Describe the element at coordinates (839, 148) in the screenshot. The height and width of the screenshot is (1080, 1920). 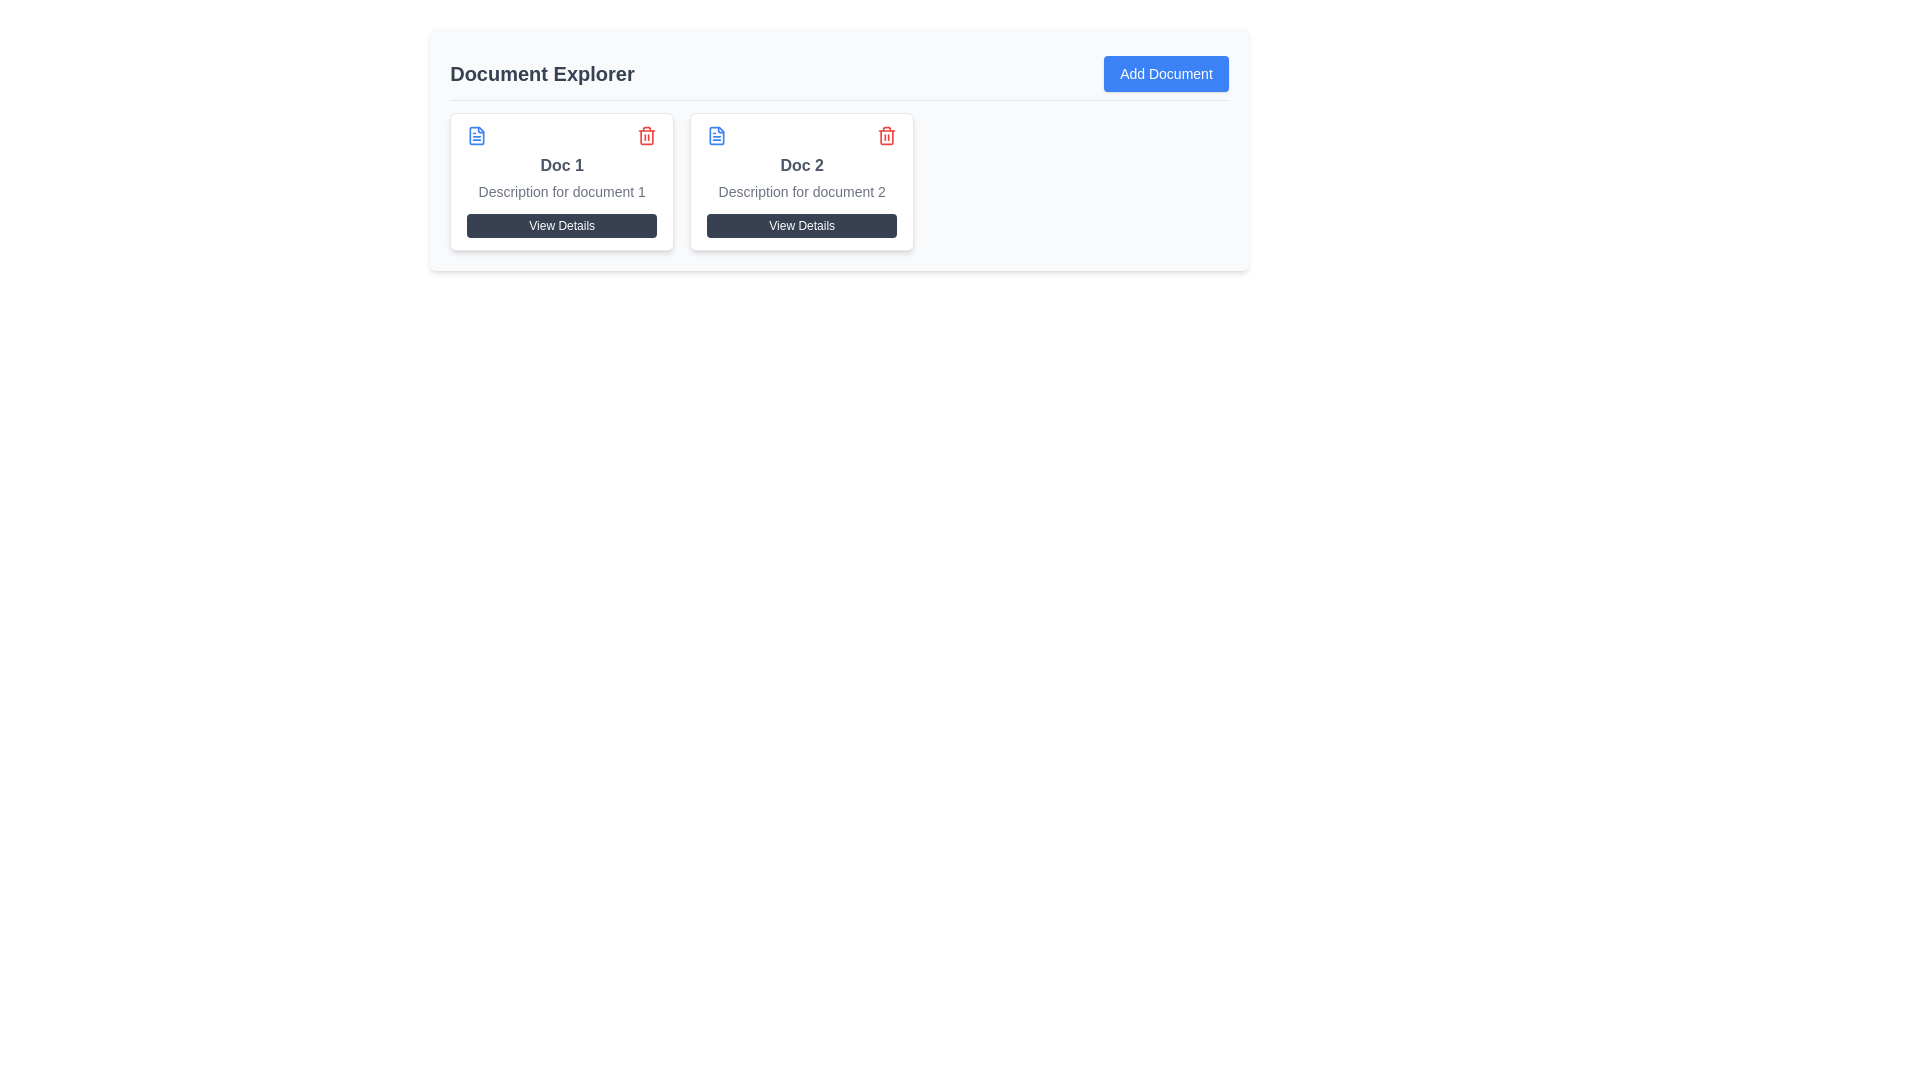
I see `the elements inside the Panel containing the 'Document Explorer', which includes the 'Add Document' button and two document cards` at that location.